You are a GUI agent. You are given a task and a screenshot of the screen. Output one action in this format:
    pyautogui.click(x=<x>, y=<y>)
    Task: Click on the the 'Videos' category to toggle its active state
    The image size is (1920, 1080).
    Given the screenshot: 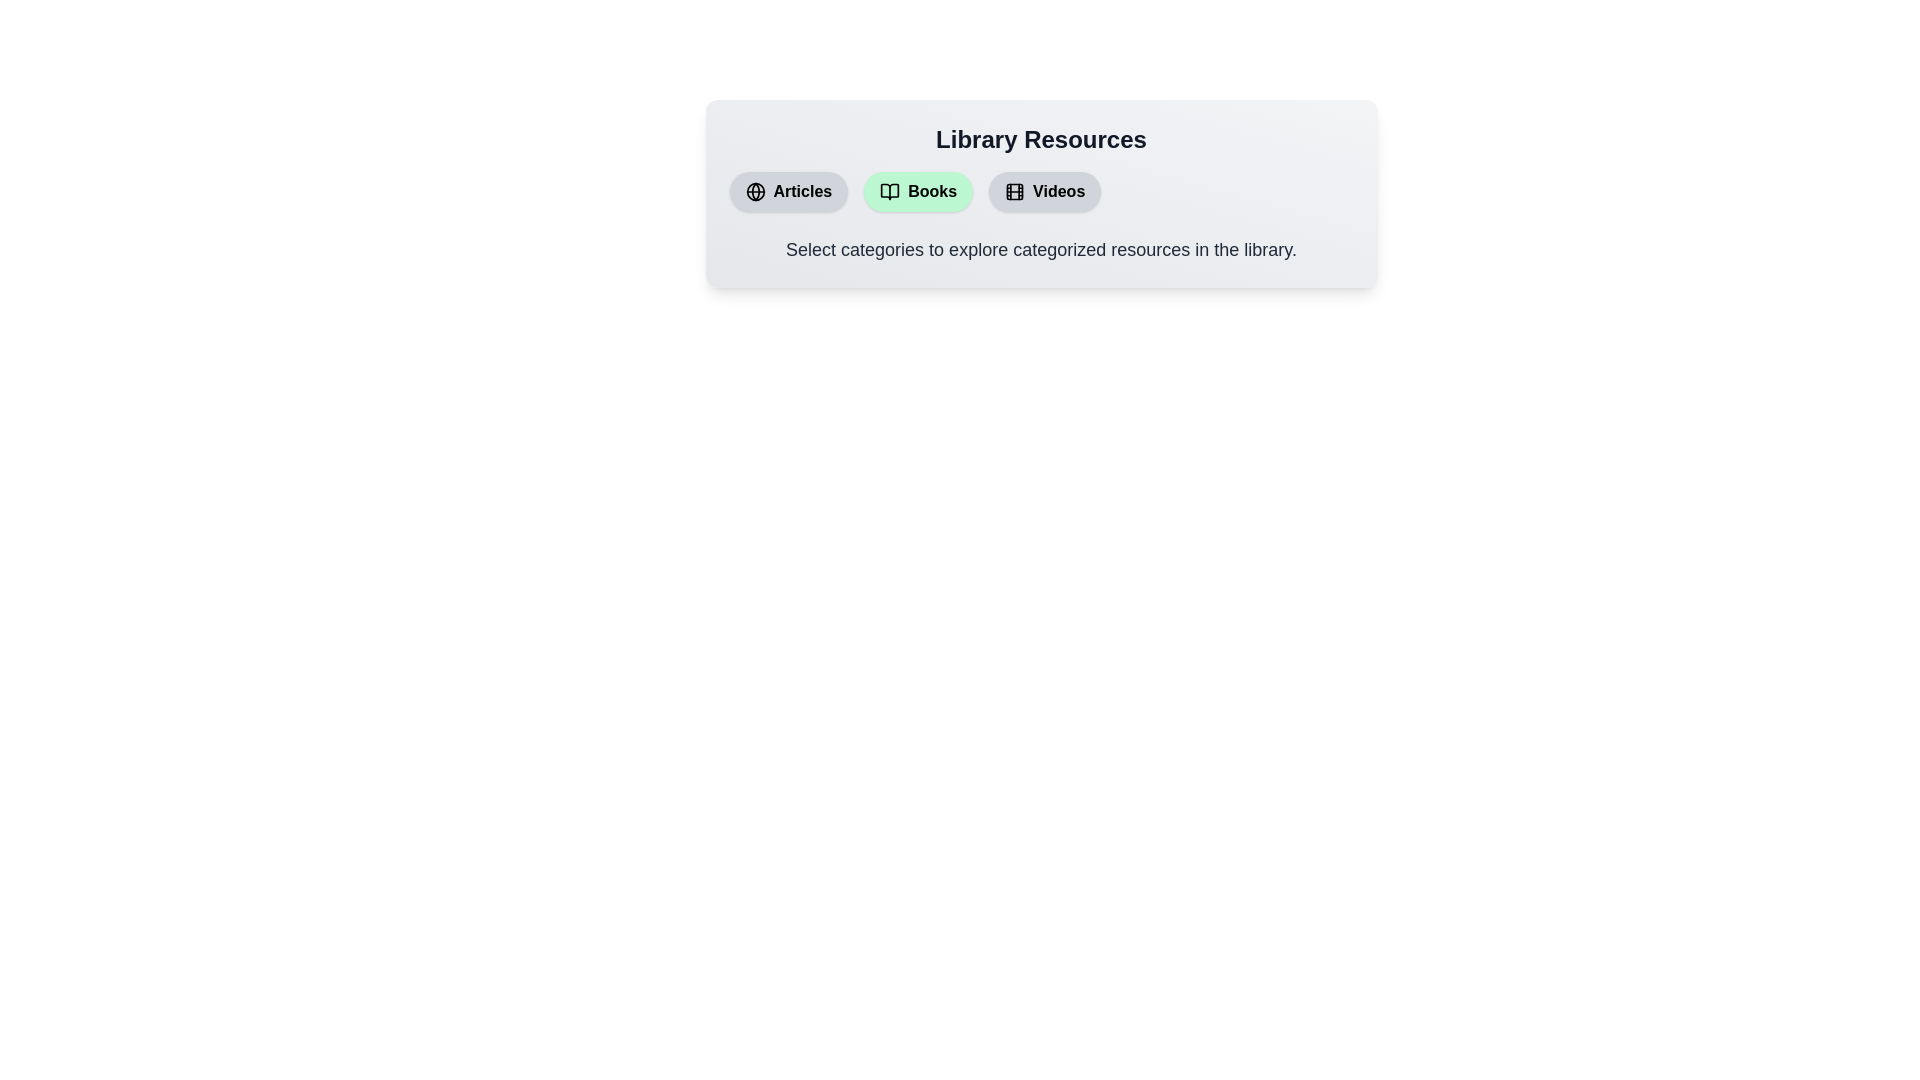 What is the action you would take?
    pyautogui.click(x=1044, y=192)
    